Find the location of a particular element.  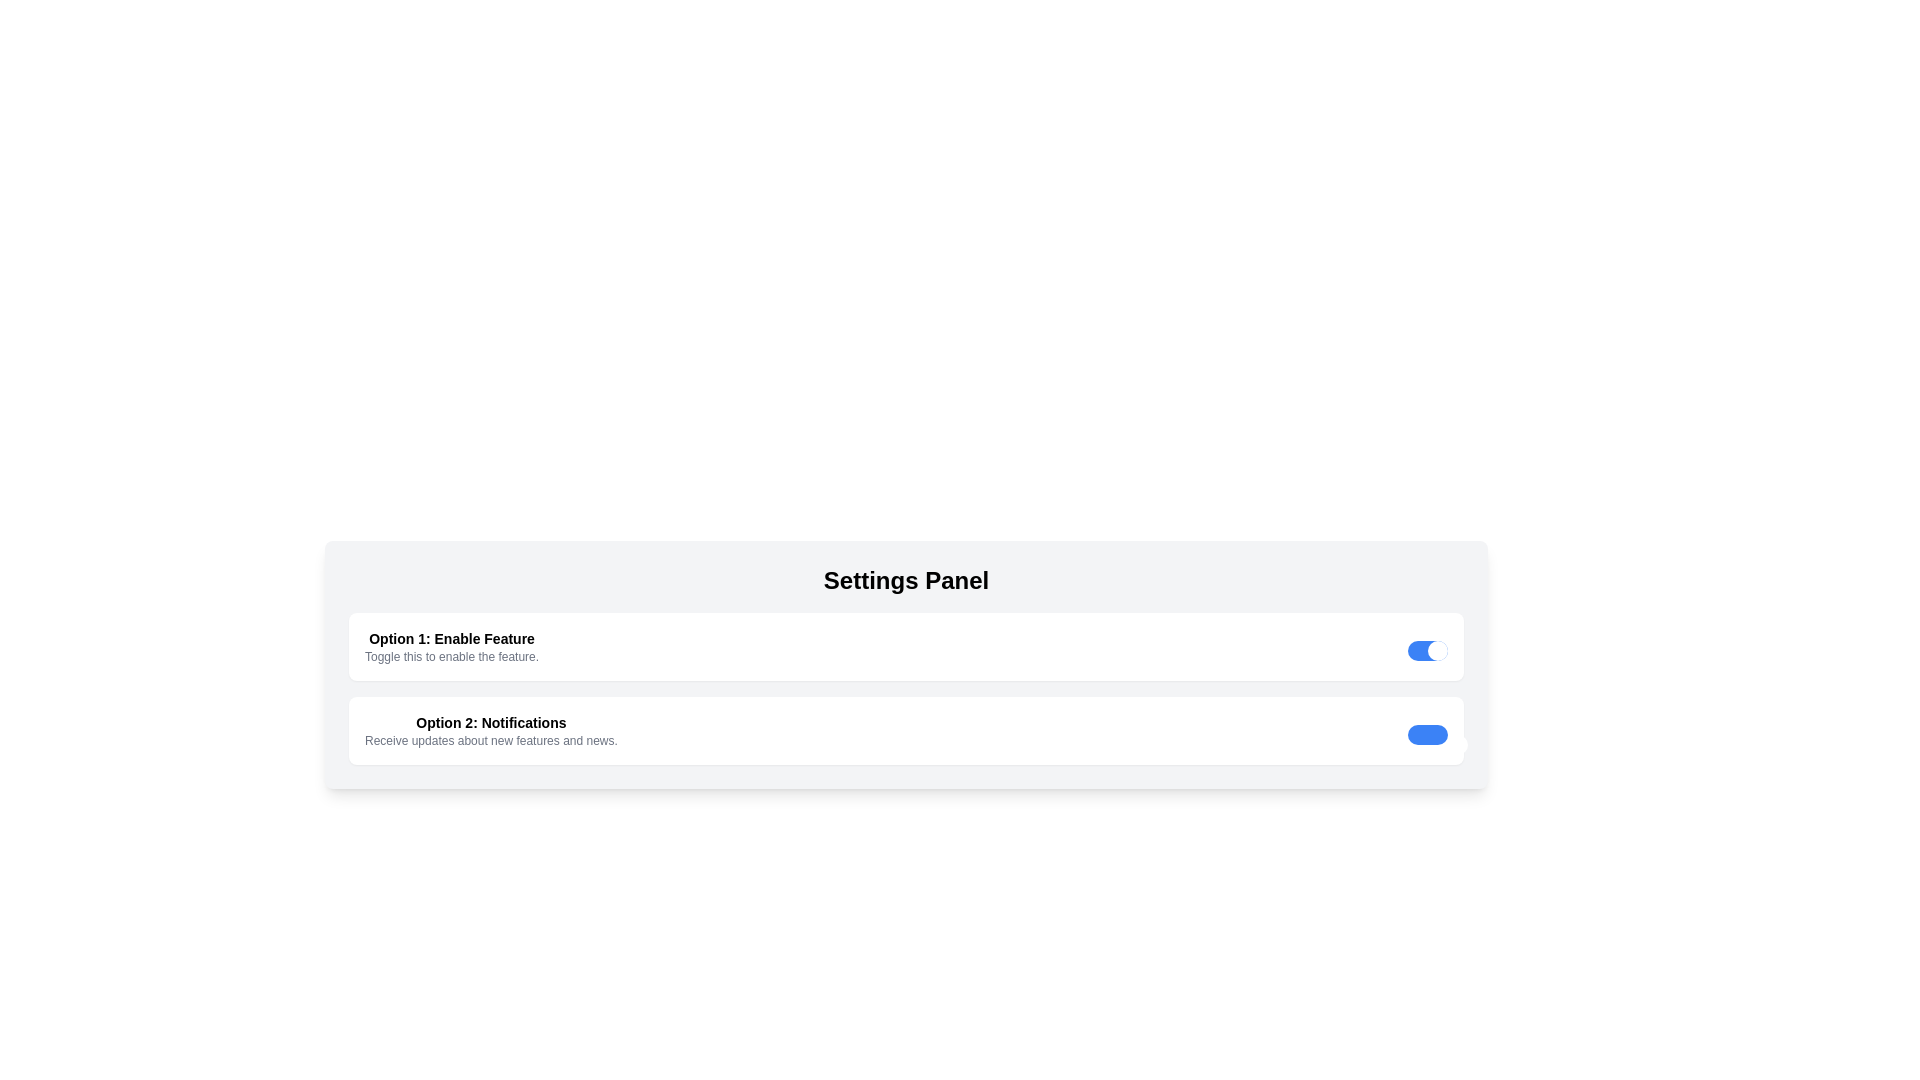

the text label that reads 'Toggle this to enable the feature.' which is located beneath the 'Option 1: Enable Feature' header is located at coordinates (450, 656).